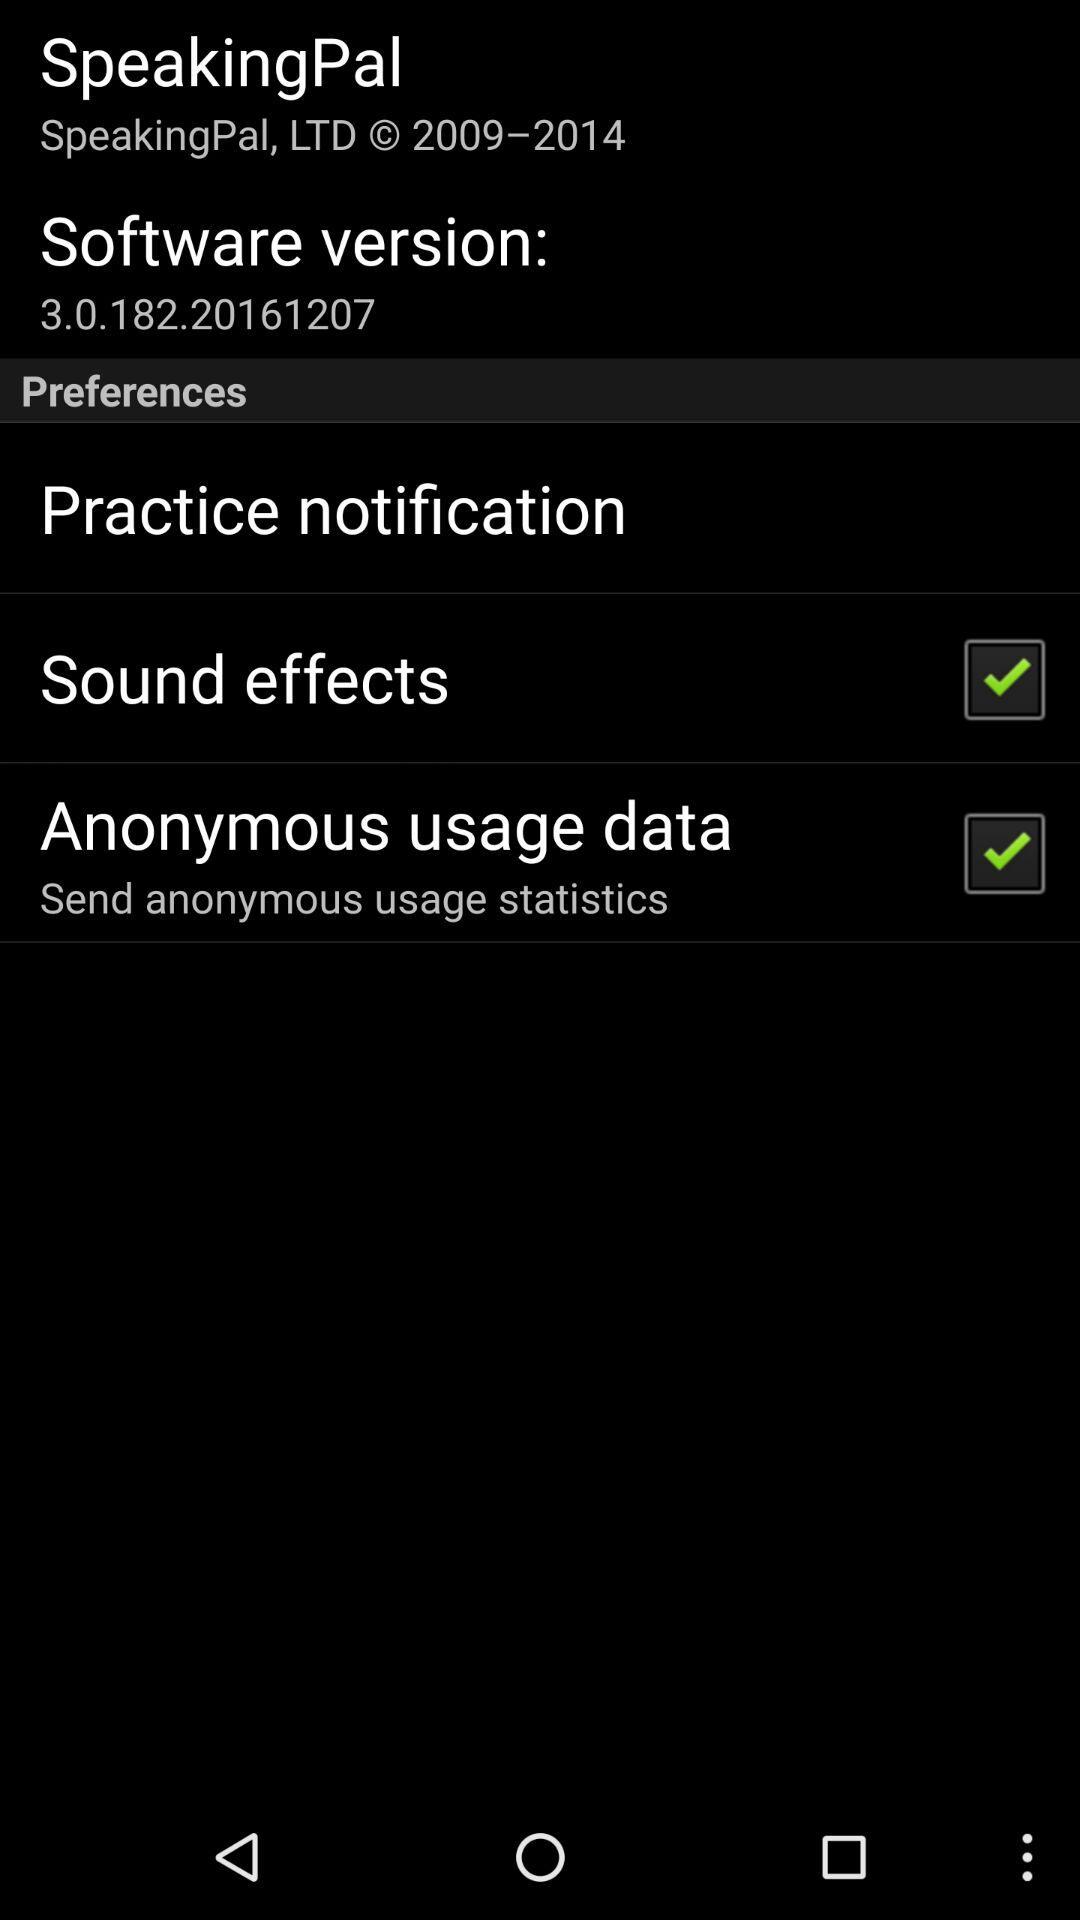 Image resolution: width=1080 pixels, height=1920 pixels. What do you see at coordinates (332, 508) in the screenshot?
I see `item below the preferences` at bounding box center [332, 508].